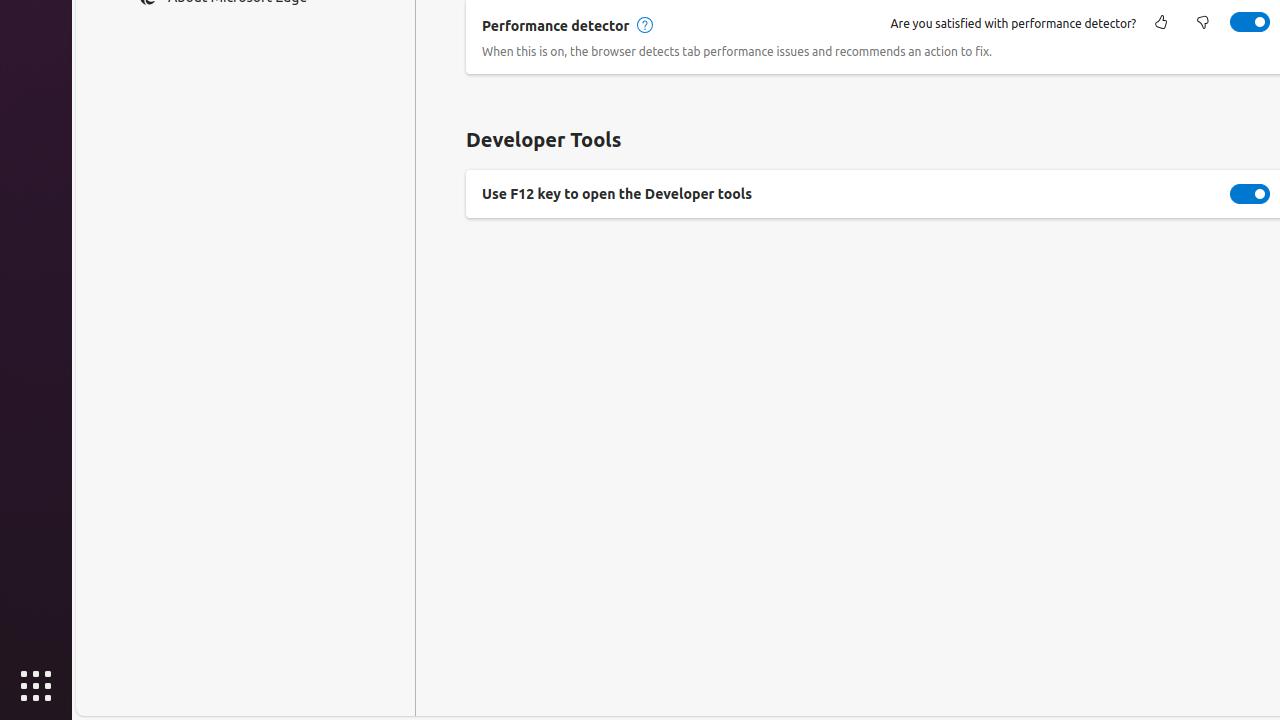 Image resolution: width=1280 pixels, height=720 pixels. I want to click on 'Dislike', so click(1201, 23).